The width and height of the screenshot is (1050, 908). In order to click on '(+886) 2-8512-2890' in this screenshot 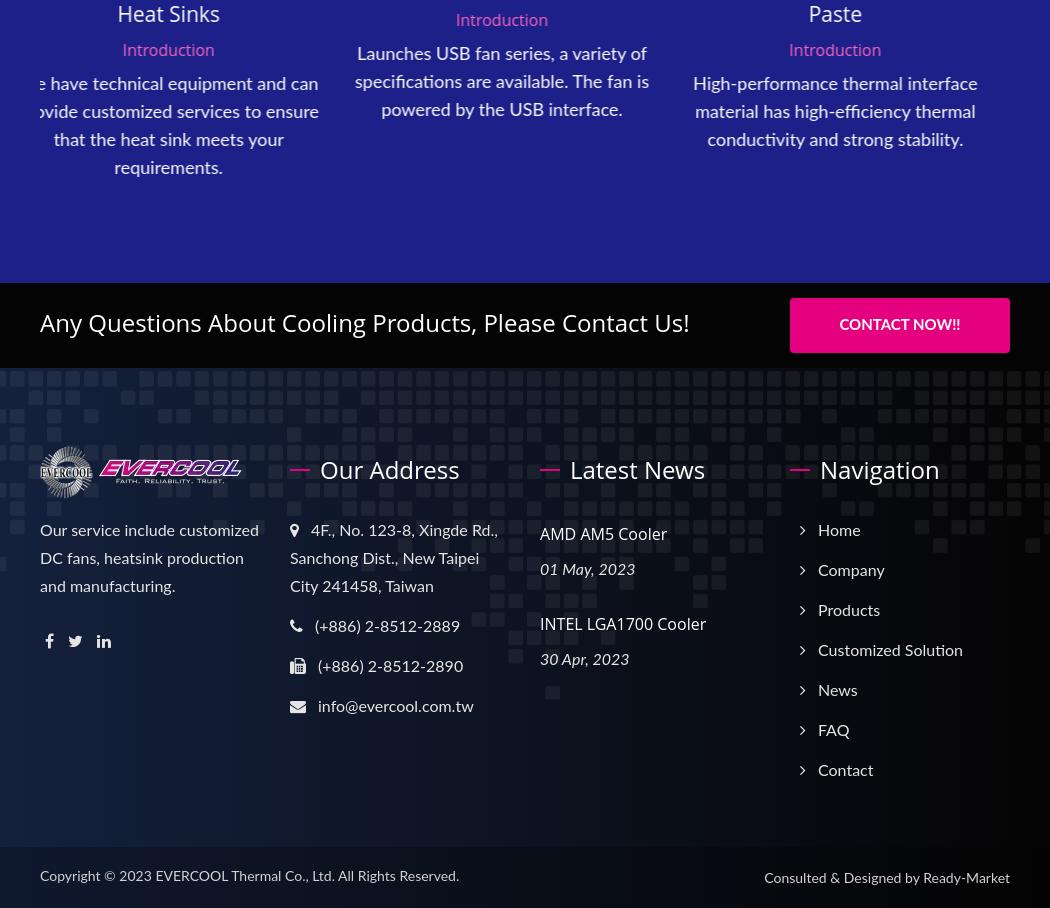, I will do `click(390, 667)`.